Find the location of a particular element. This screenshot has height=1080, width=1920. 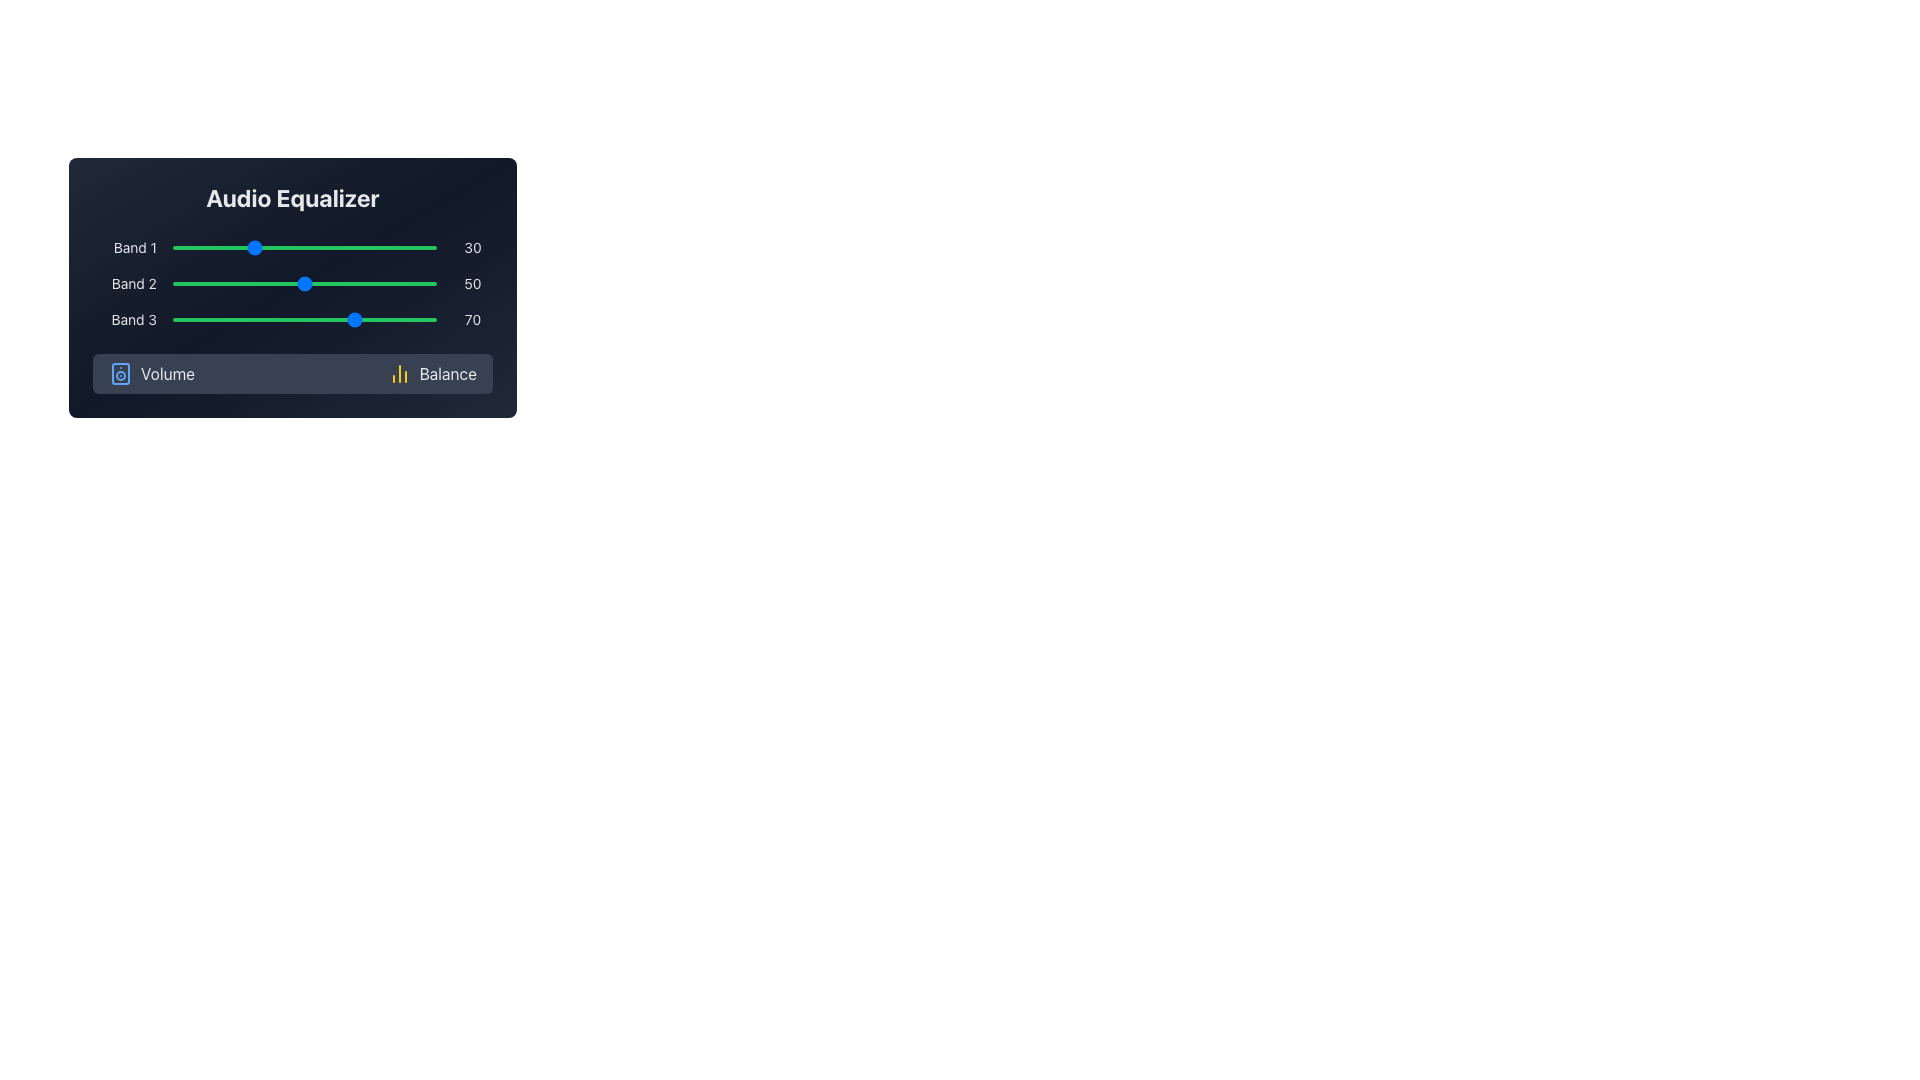

the Band 3 slider is located at coordinates (400, 319).